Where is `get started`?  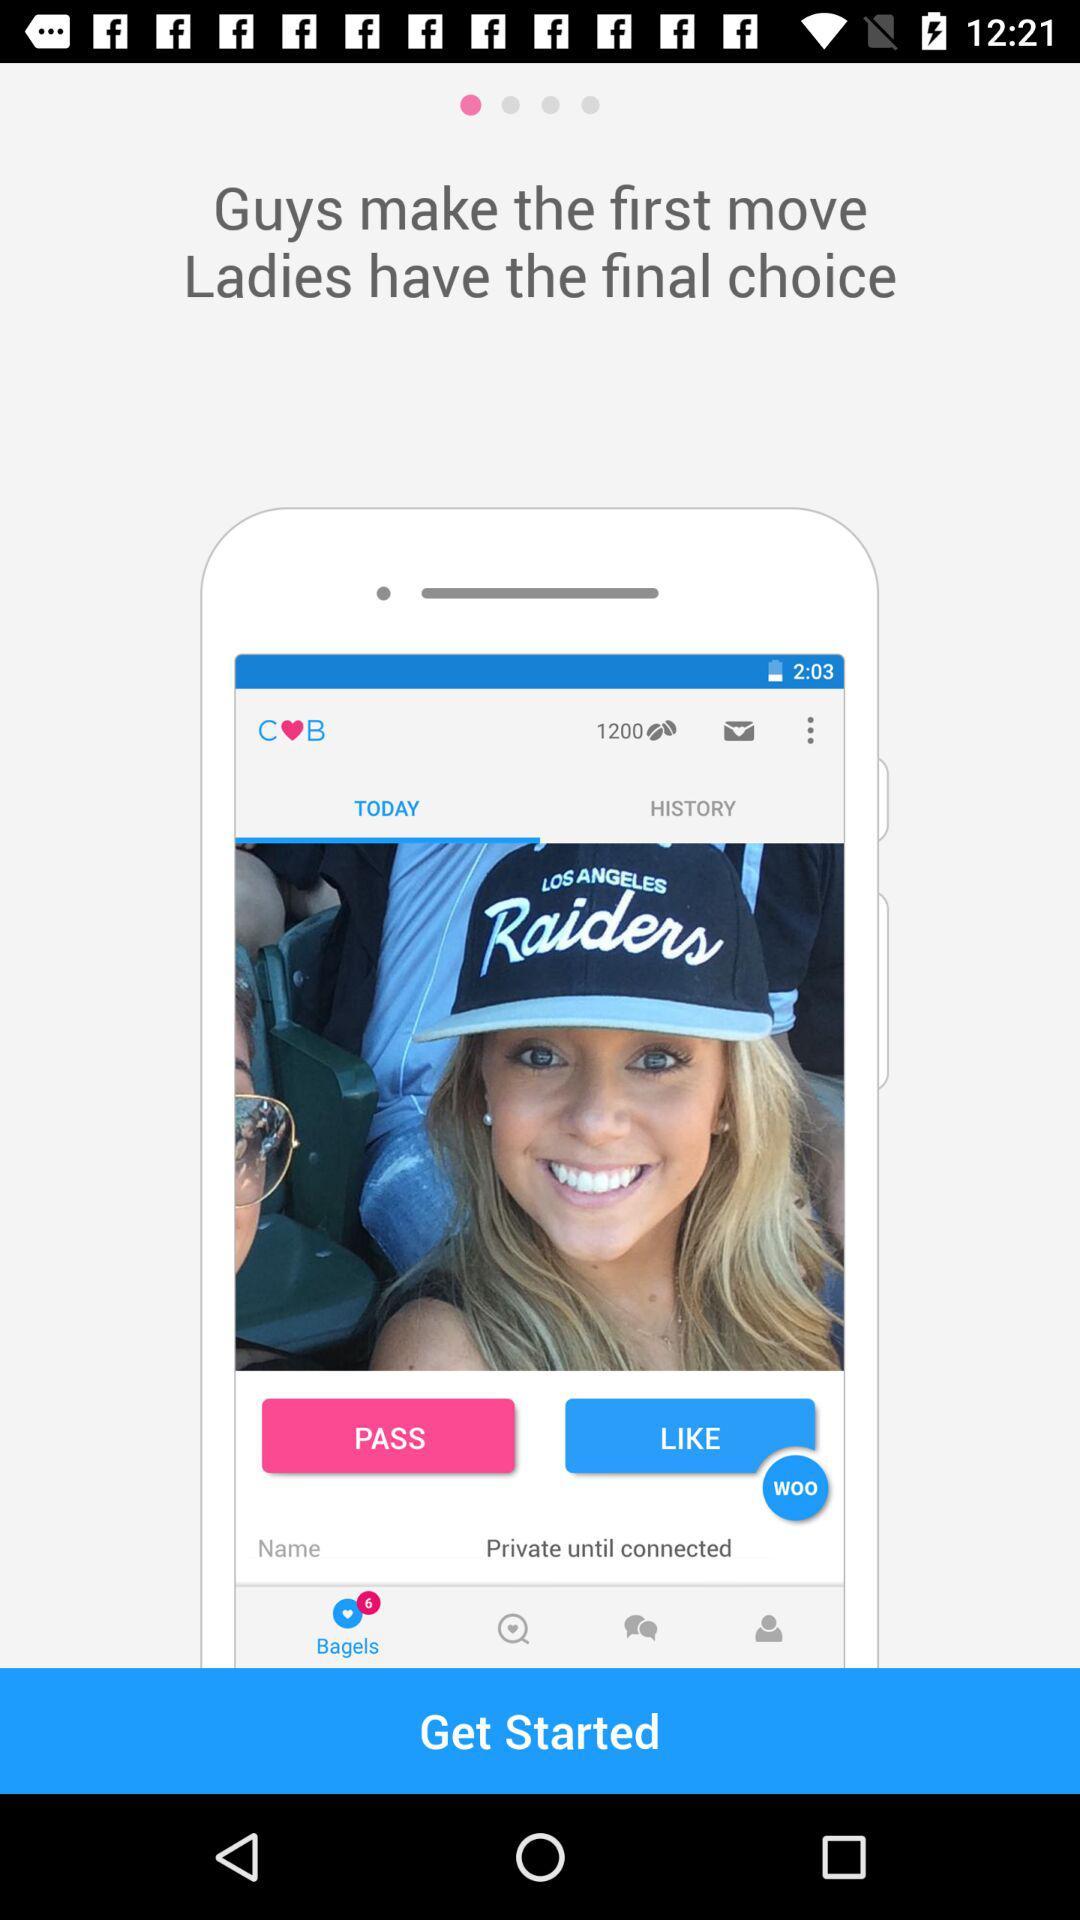
get started is located at coordinates (540, 1730).